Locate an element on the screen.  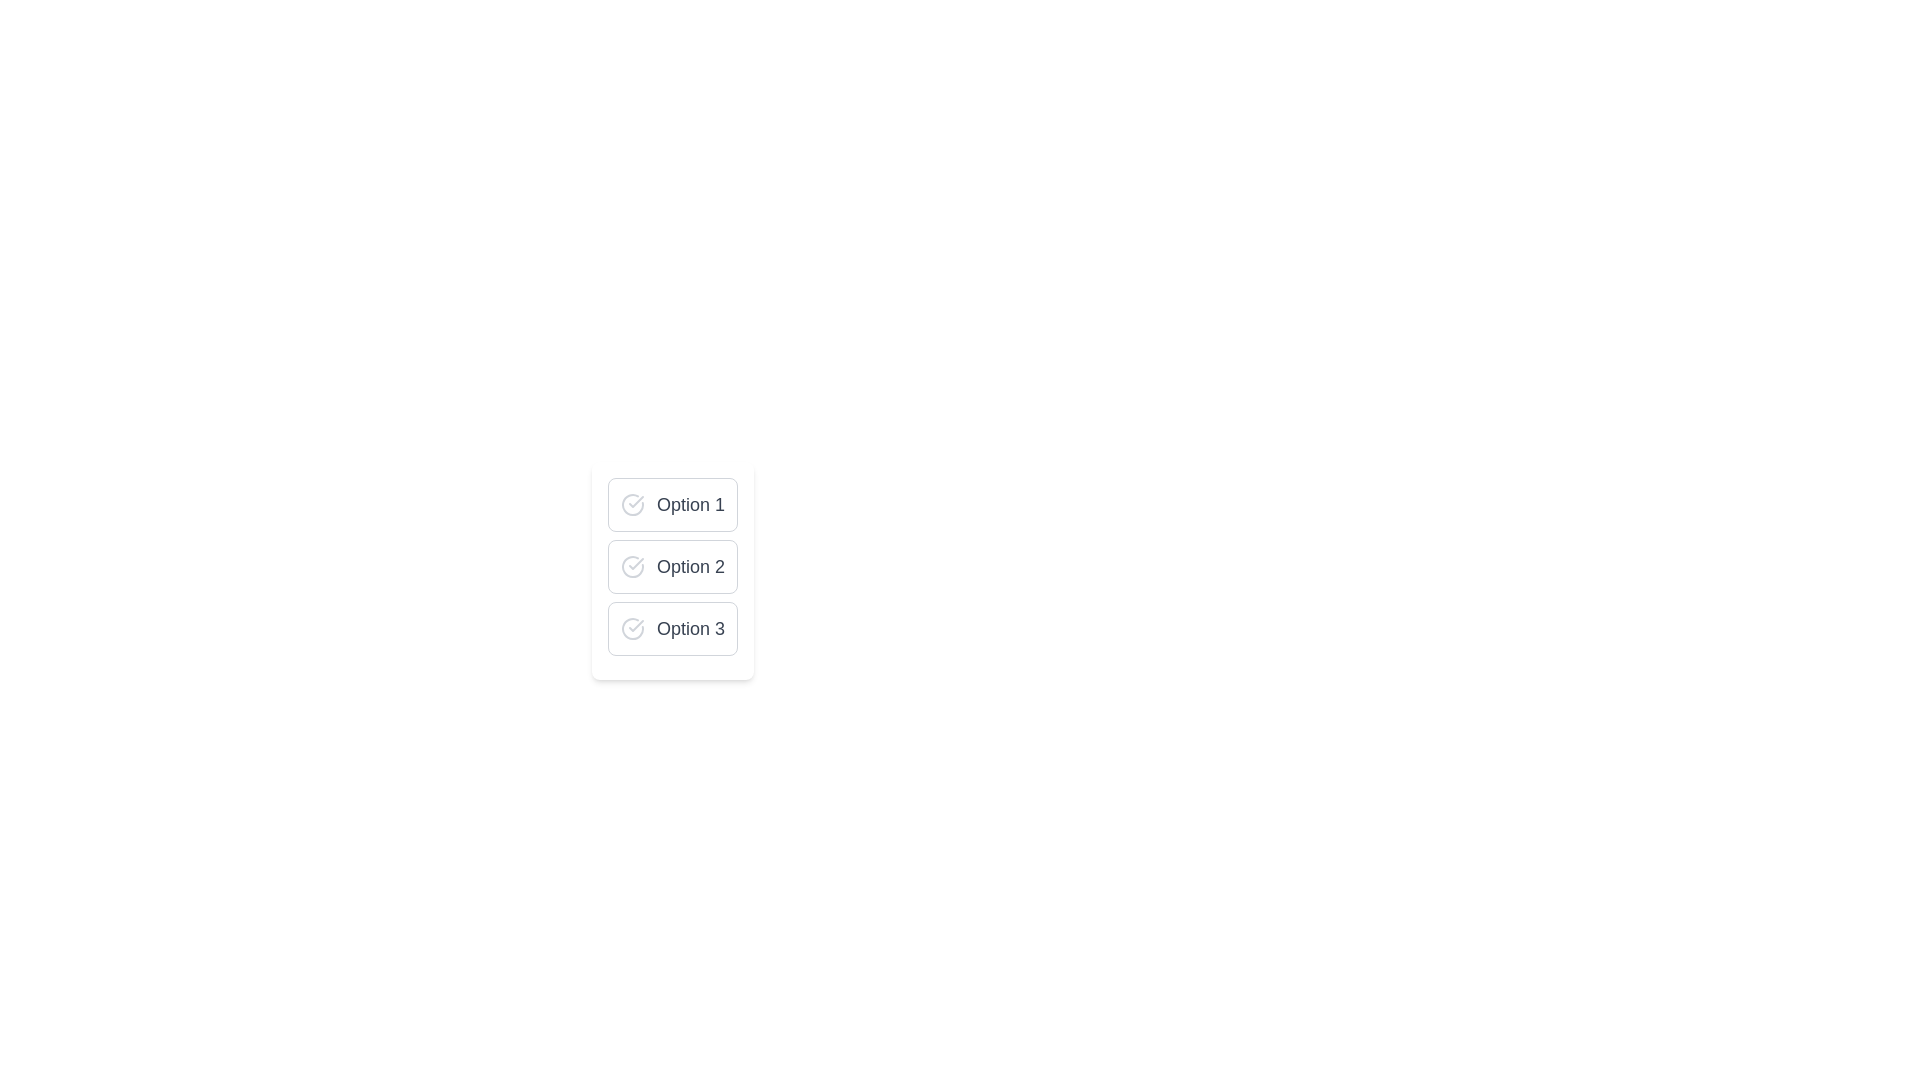
text 'Option 3' from the selectable list item, which is a rectangular block with rounded corners, featuring a light gray border and a white background, located below 'Option 2' is located at coordinates (672, 627).